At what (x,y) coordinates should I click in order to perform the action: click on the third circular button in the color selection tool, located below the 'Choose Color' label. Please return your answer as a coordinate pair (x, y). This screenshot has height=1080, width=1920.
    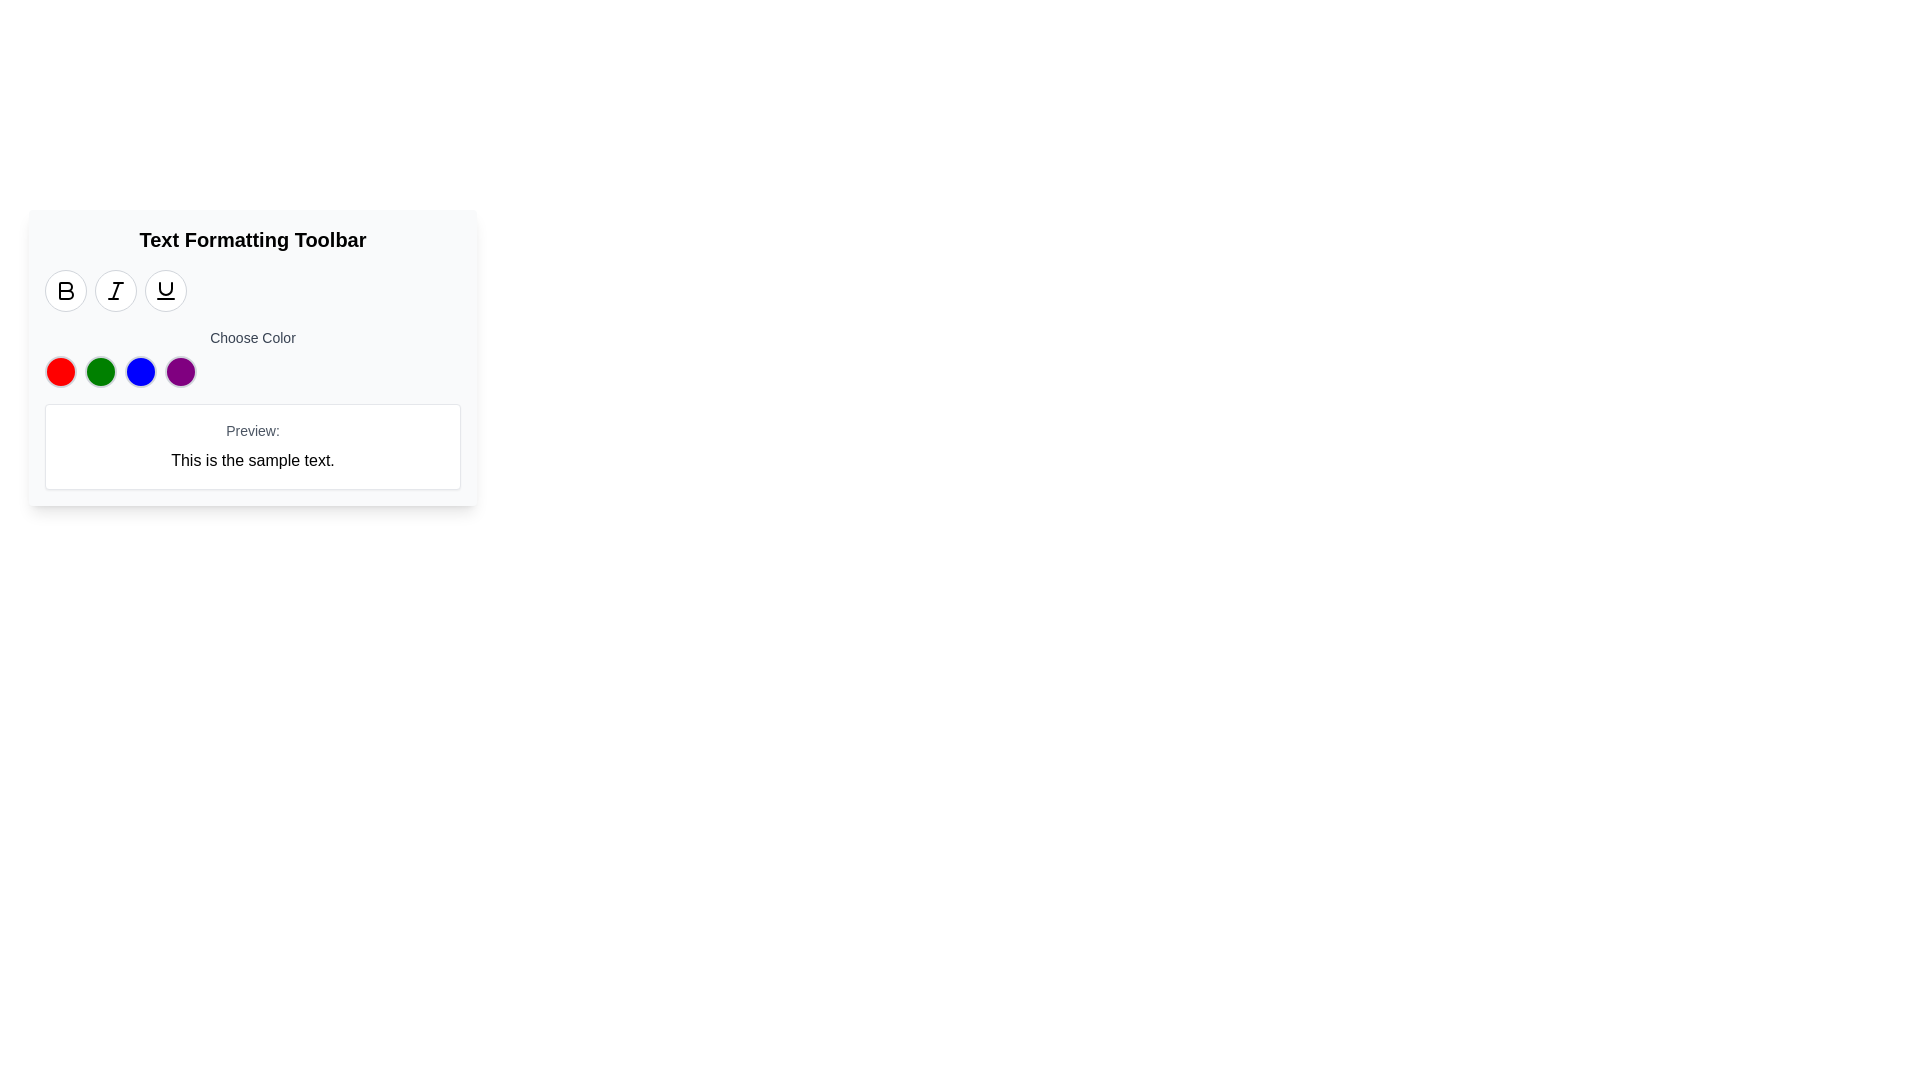
    Looking at the image, I should click on (139, 371).